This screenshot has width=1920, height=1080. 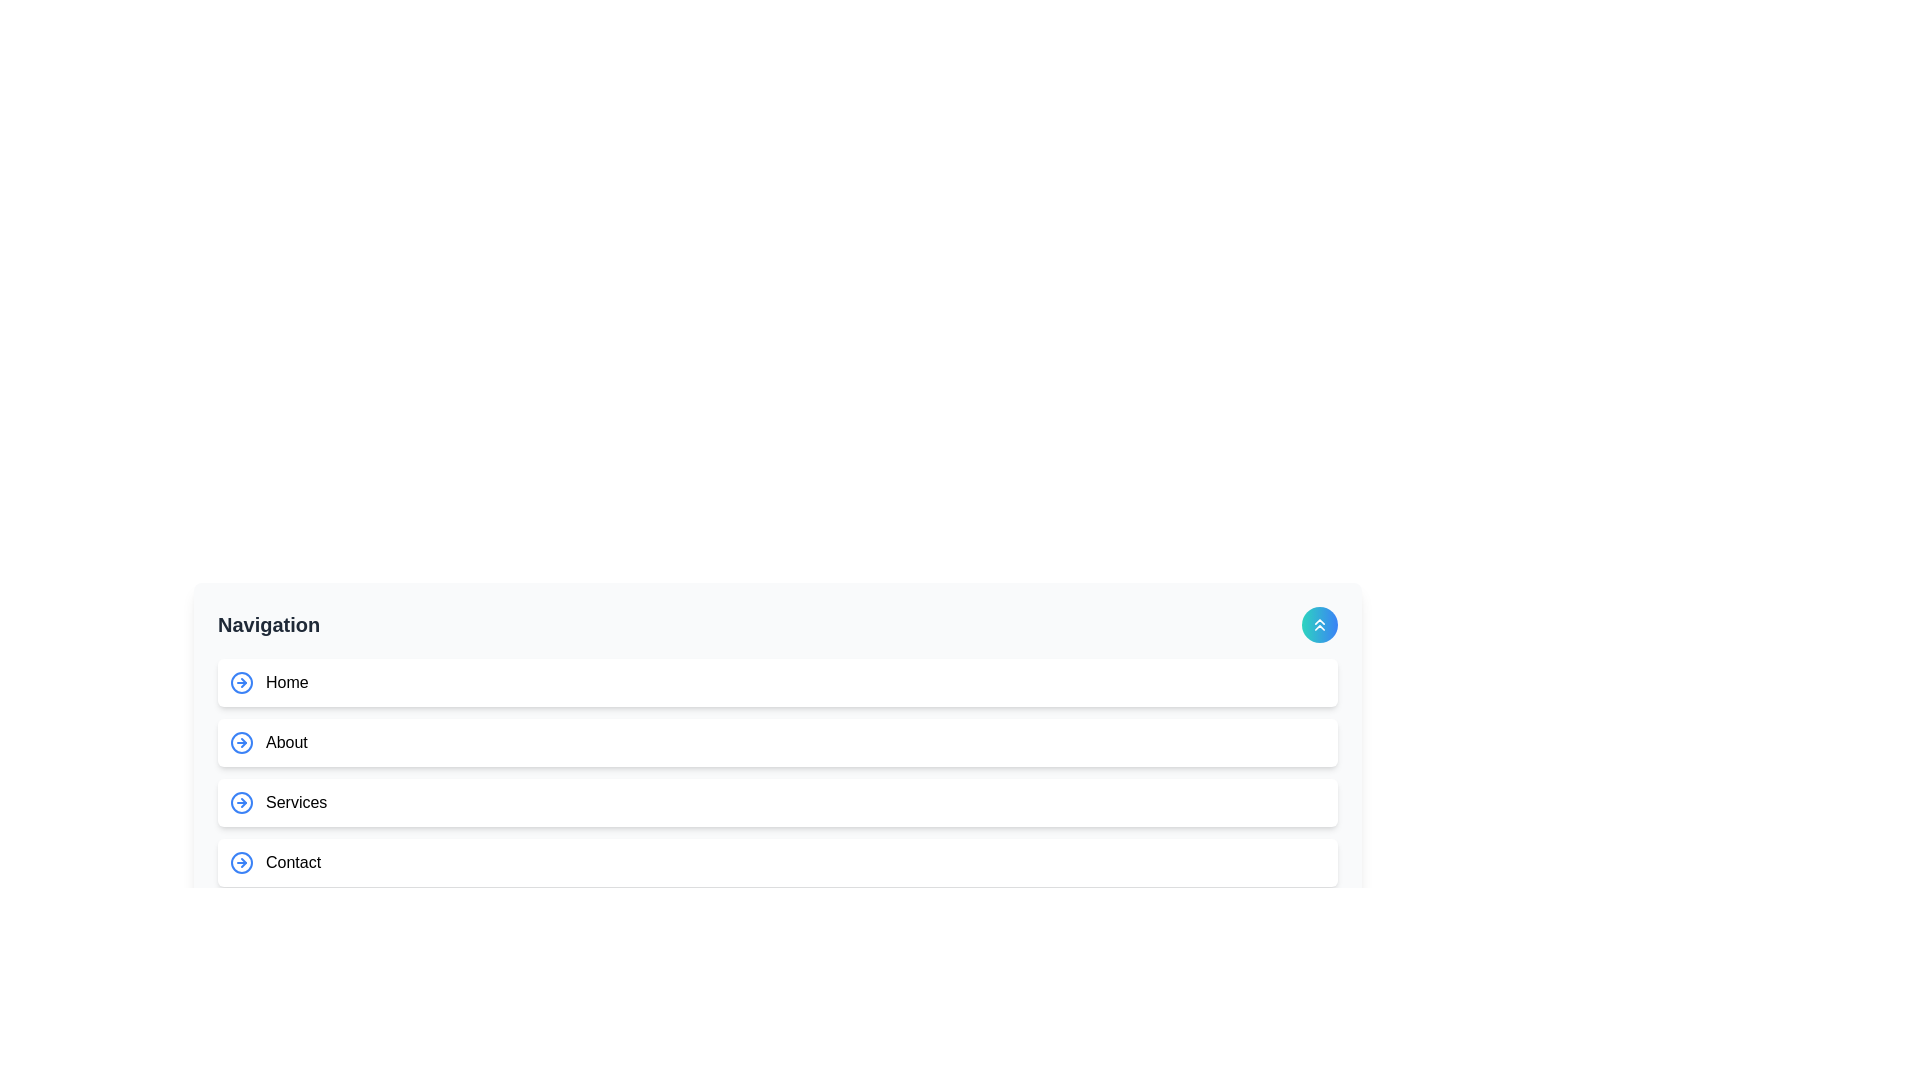 I want to click on the blue circular icon with a right-pointing arrow located next to the text 'Services' in the vertical navigation menu, so click(x=240, y=801).